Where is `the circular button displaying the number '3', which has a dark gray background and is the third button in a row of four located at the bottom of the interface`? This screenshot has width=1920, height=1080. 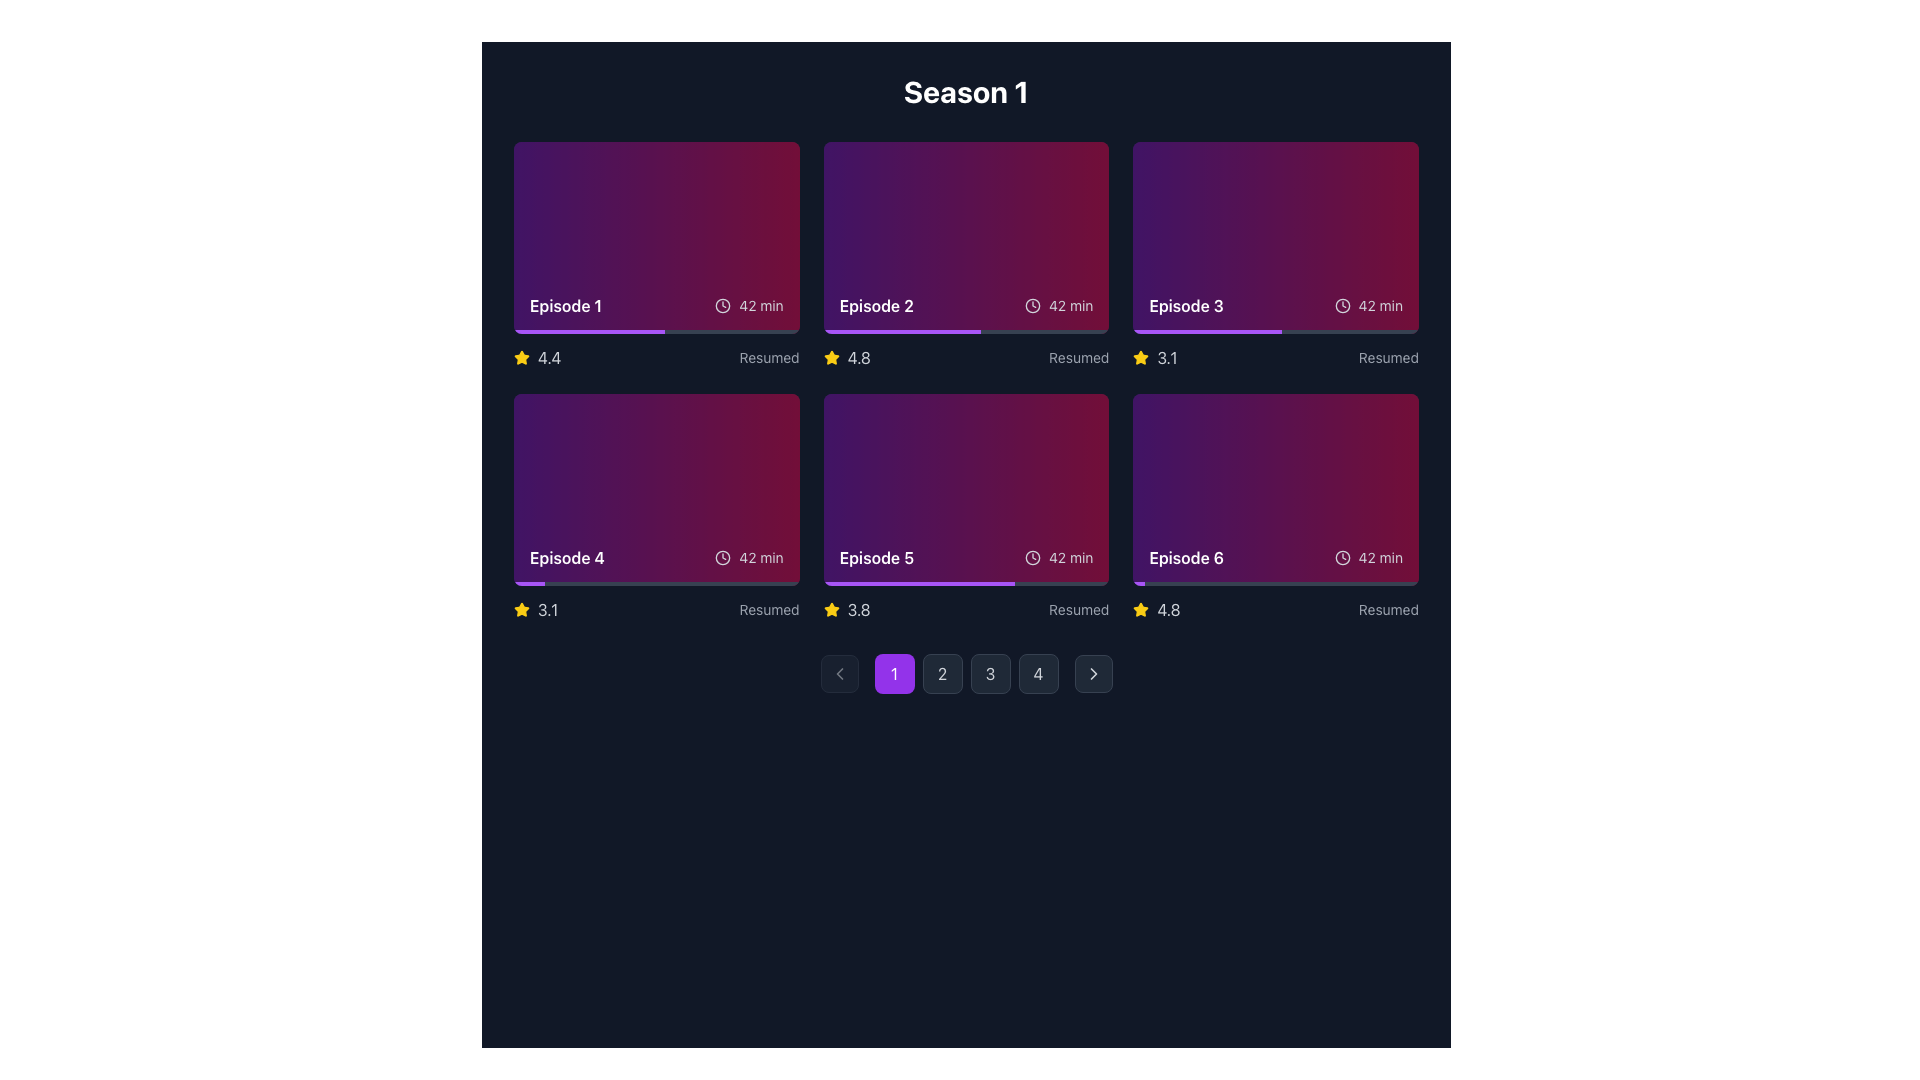
the circular button displaying the number '3', which has a dark gray background and is the third button in a row of four located at the bottom of the interface is located at coordinates (990, 674).